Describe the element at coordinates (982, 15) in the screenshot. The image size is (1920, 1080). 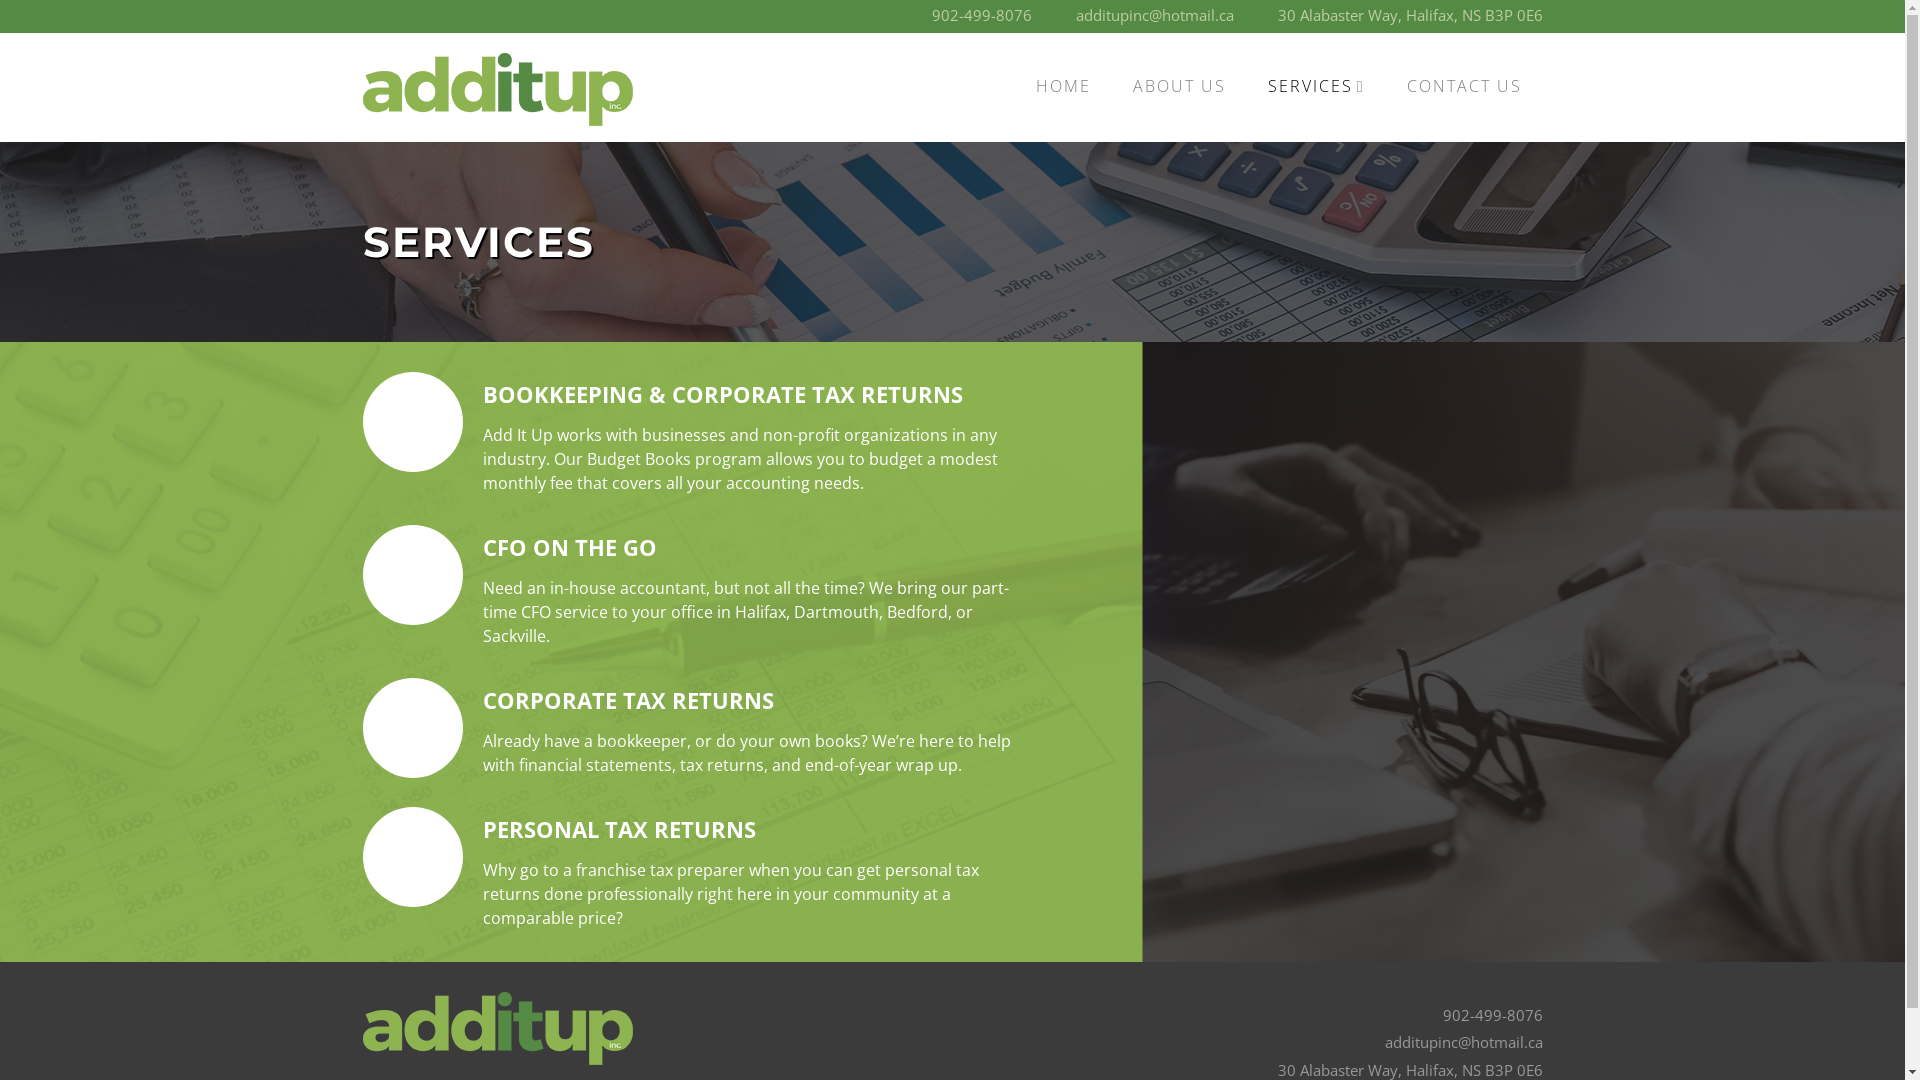
I see `'902-499-8076'` at that location.